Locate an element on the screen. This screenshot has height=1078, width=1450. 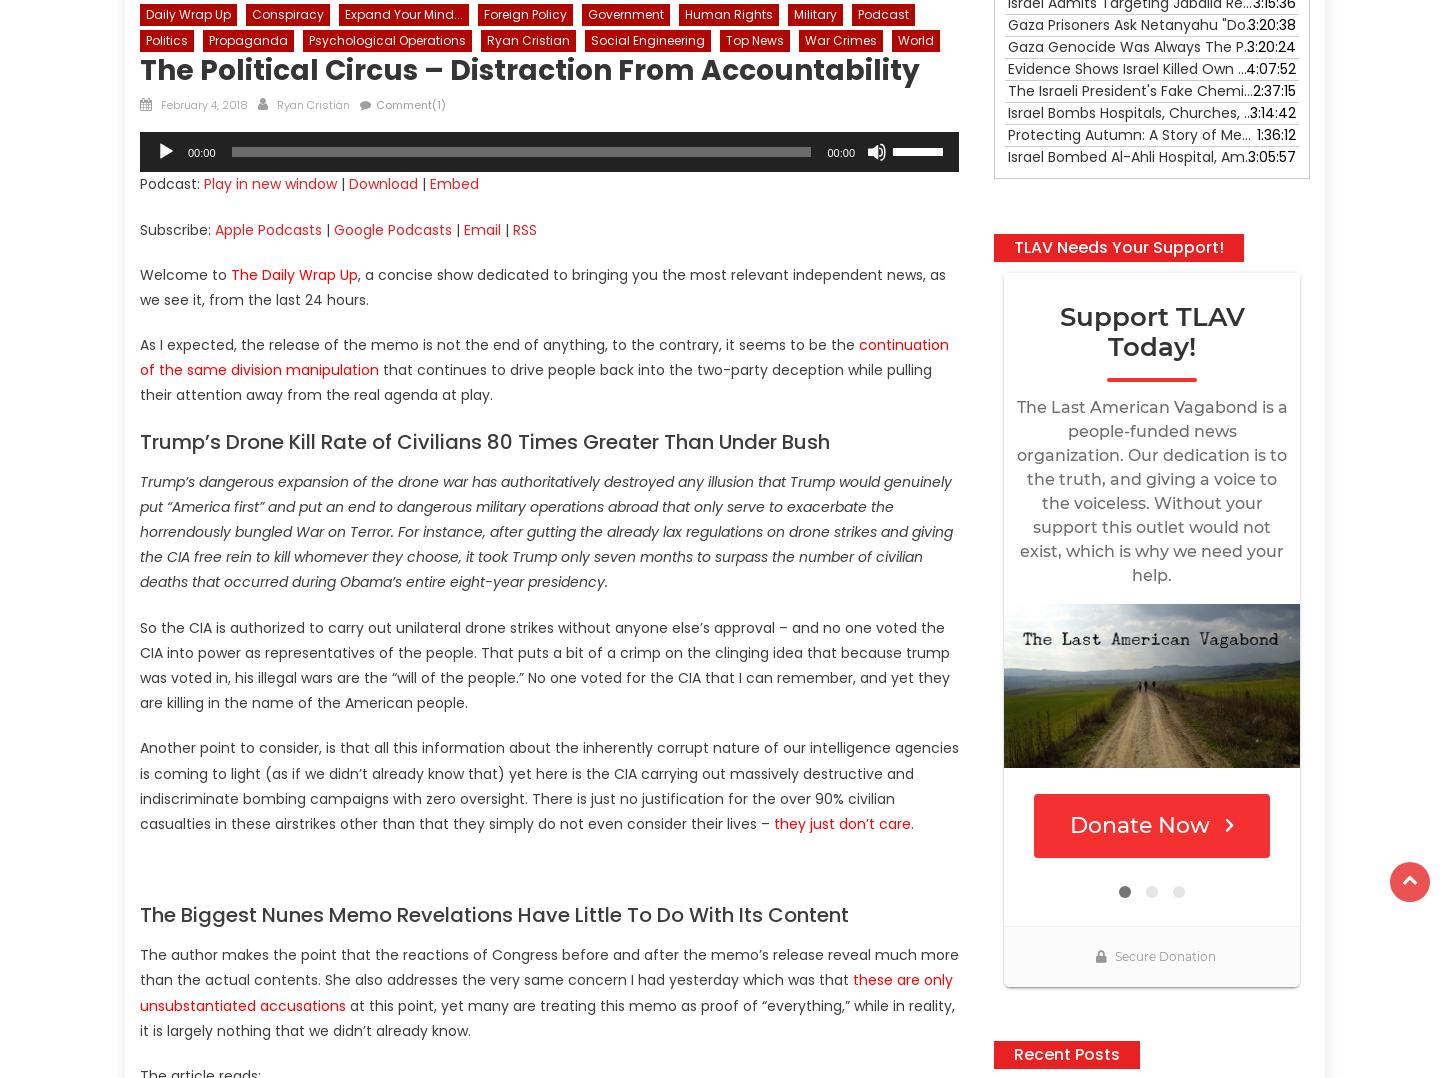
'continuation of the same division manipulation' is located at coordinates (544, 357).